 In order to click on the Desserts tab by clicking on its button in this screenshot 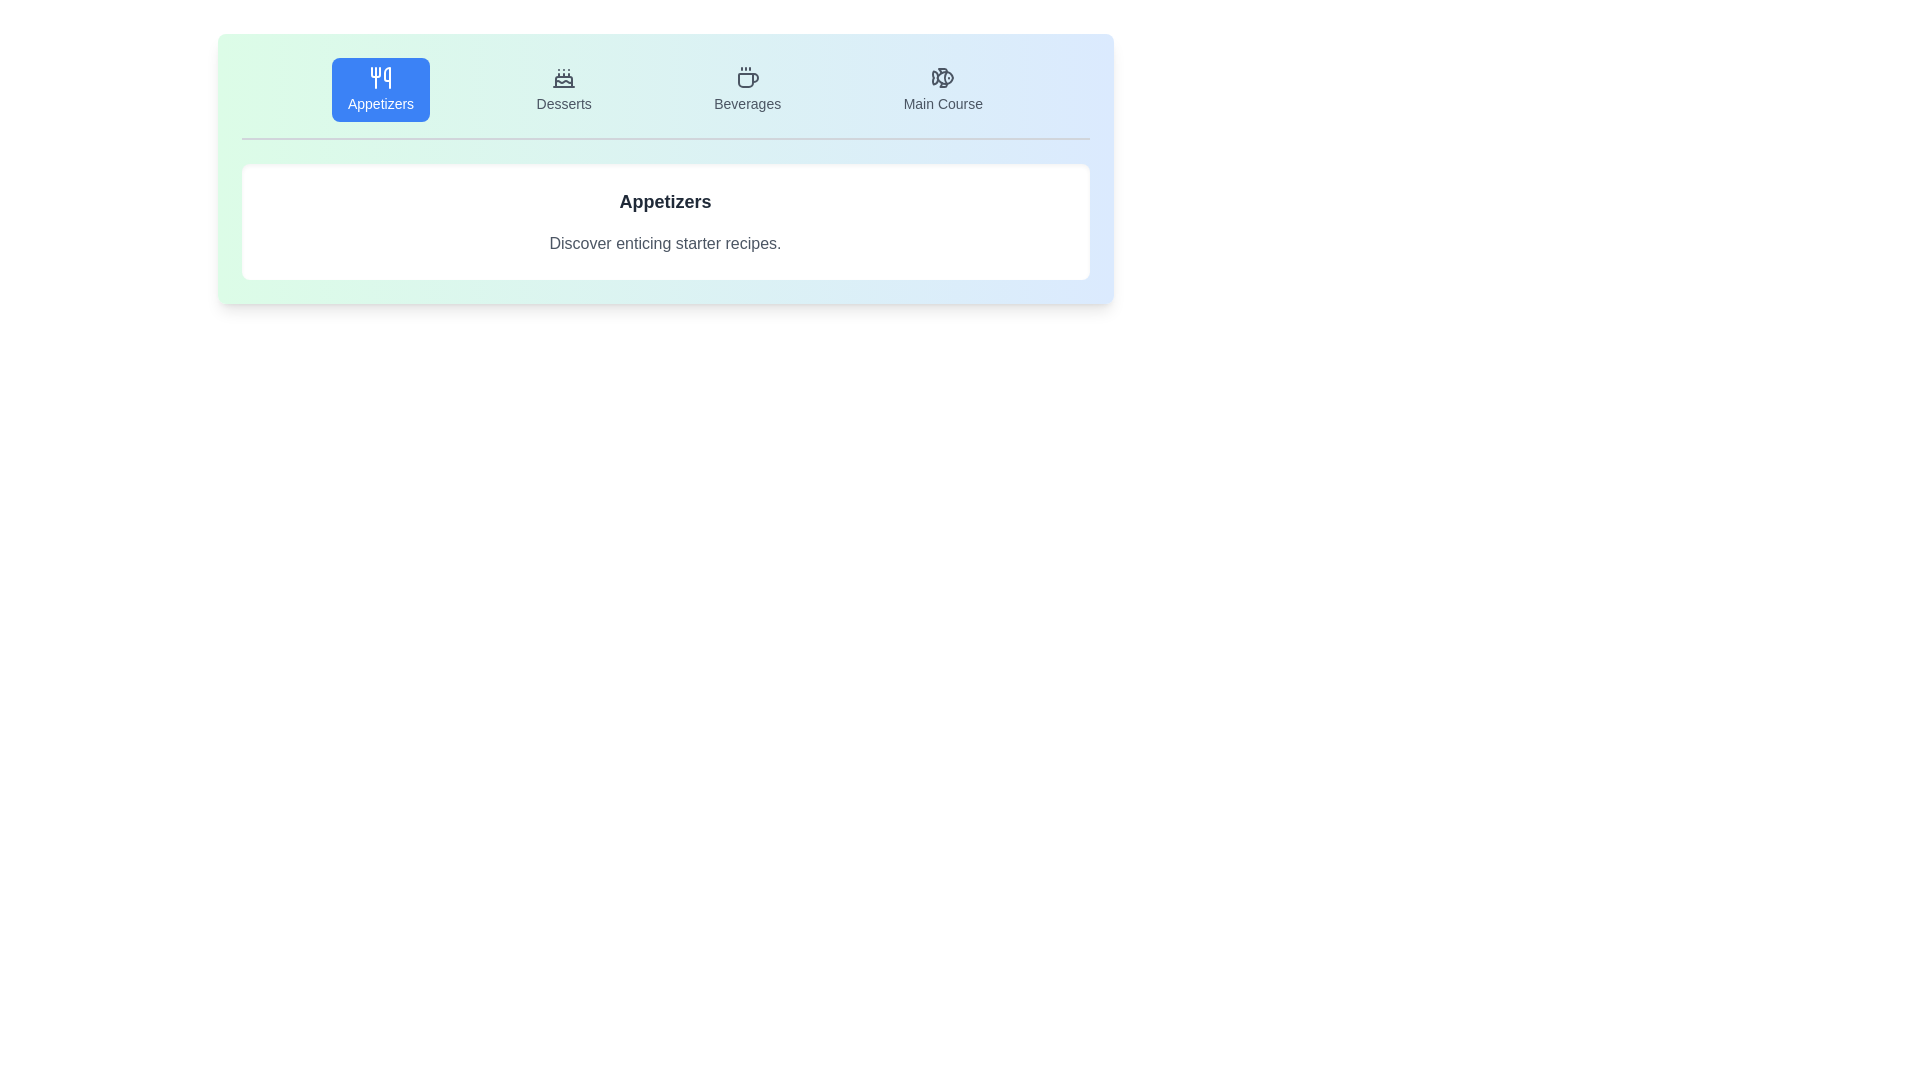, I will do `click(563, 88)`.